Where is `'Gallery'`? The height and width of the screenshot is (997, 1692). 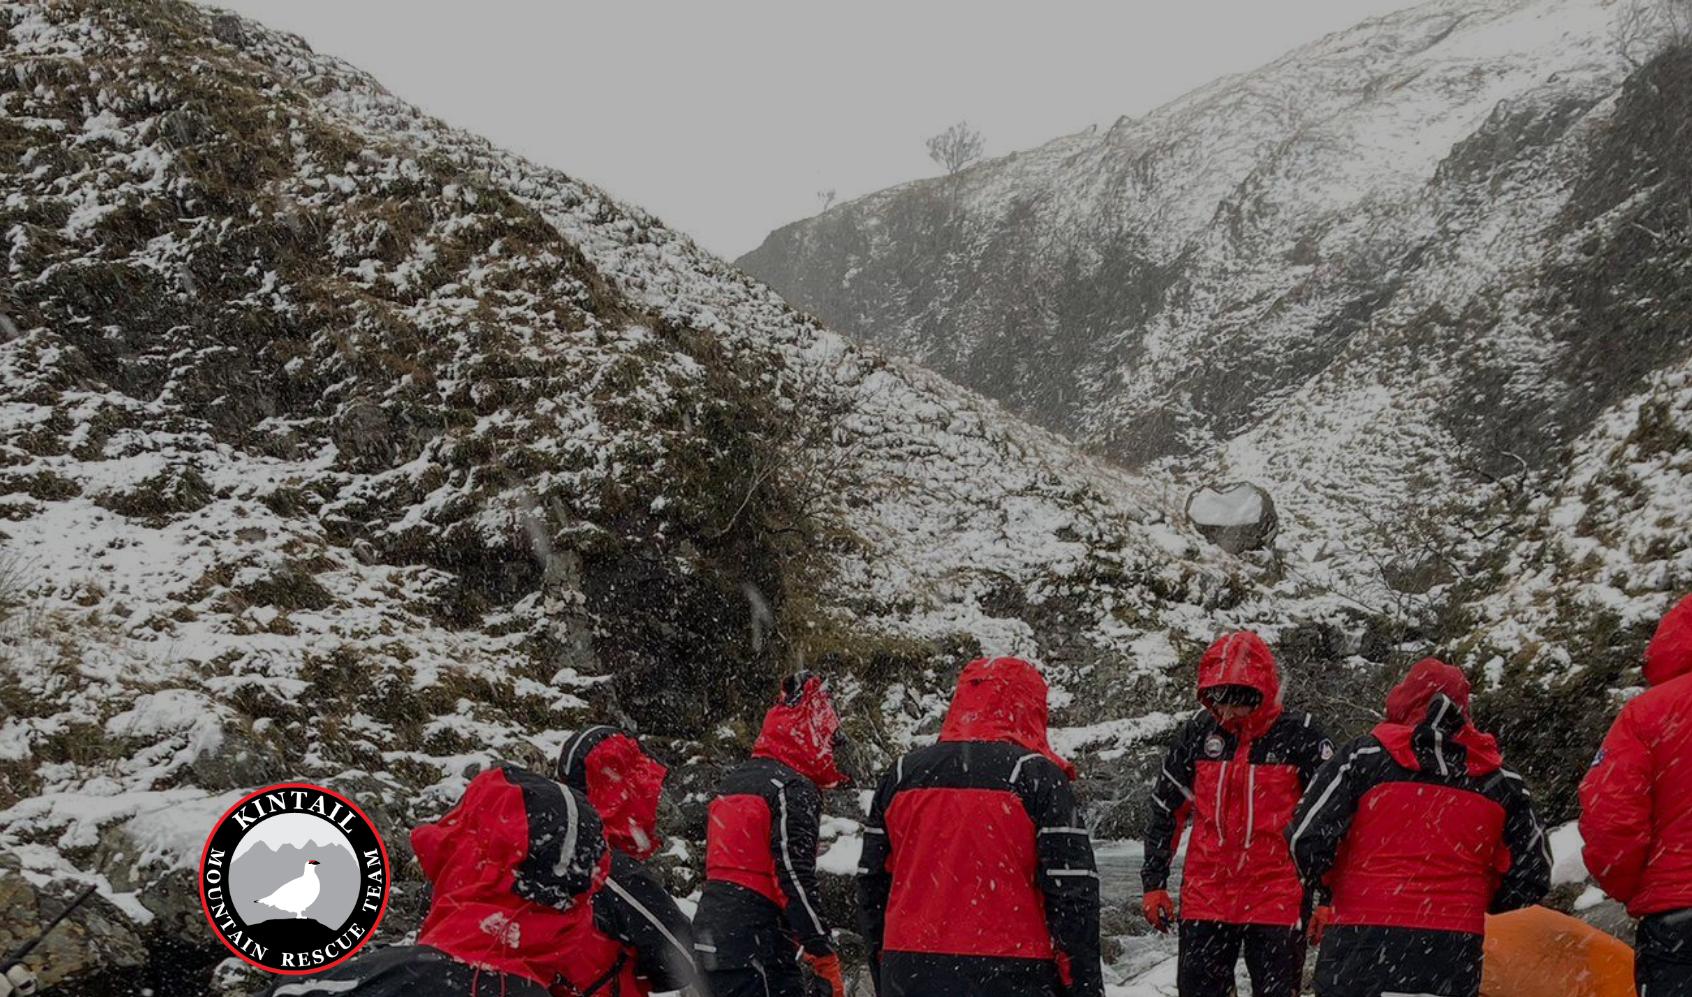 'Gallery' is located at coordinates (1084, 33).